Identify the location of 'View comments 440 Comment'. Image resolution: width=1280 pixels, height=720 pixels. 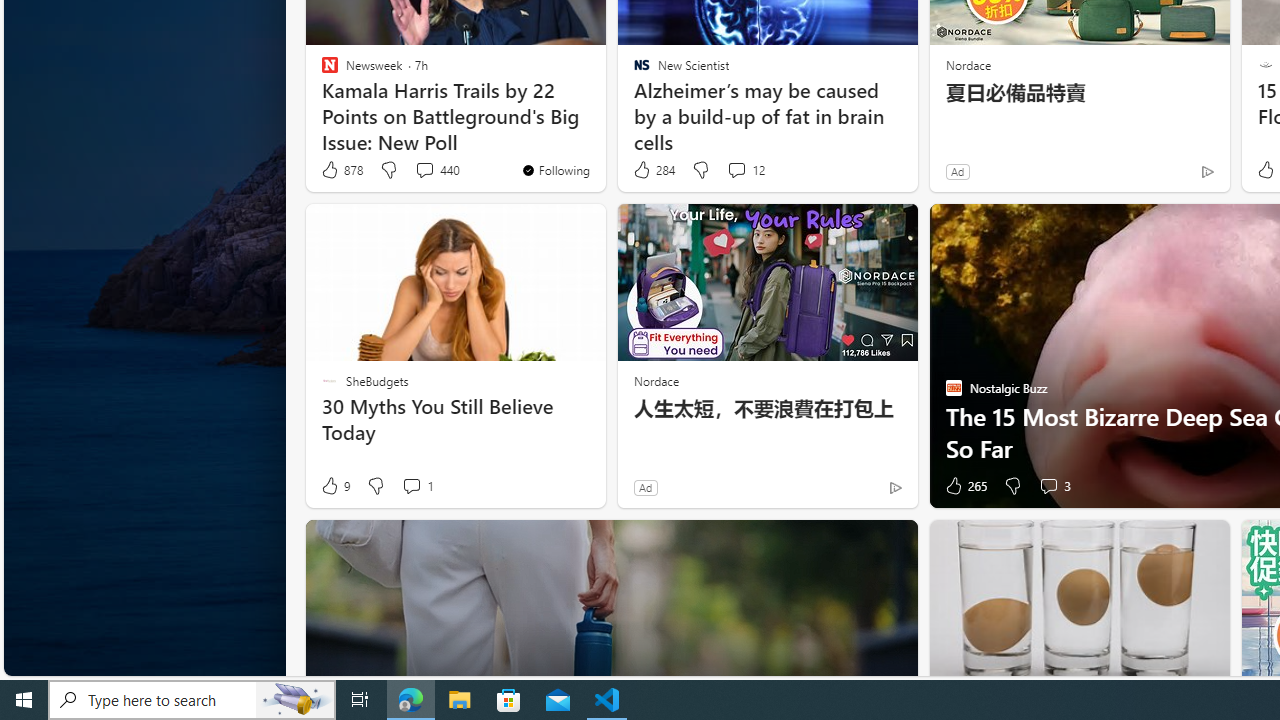
(423, 168).